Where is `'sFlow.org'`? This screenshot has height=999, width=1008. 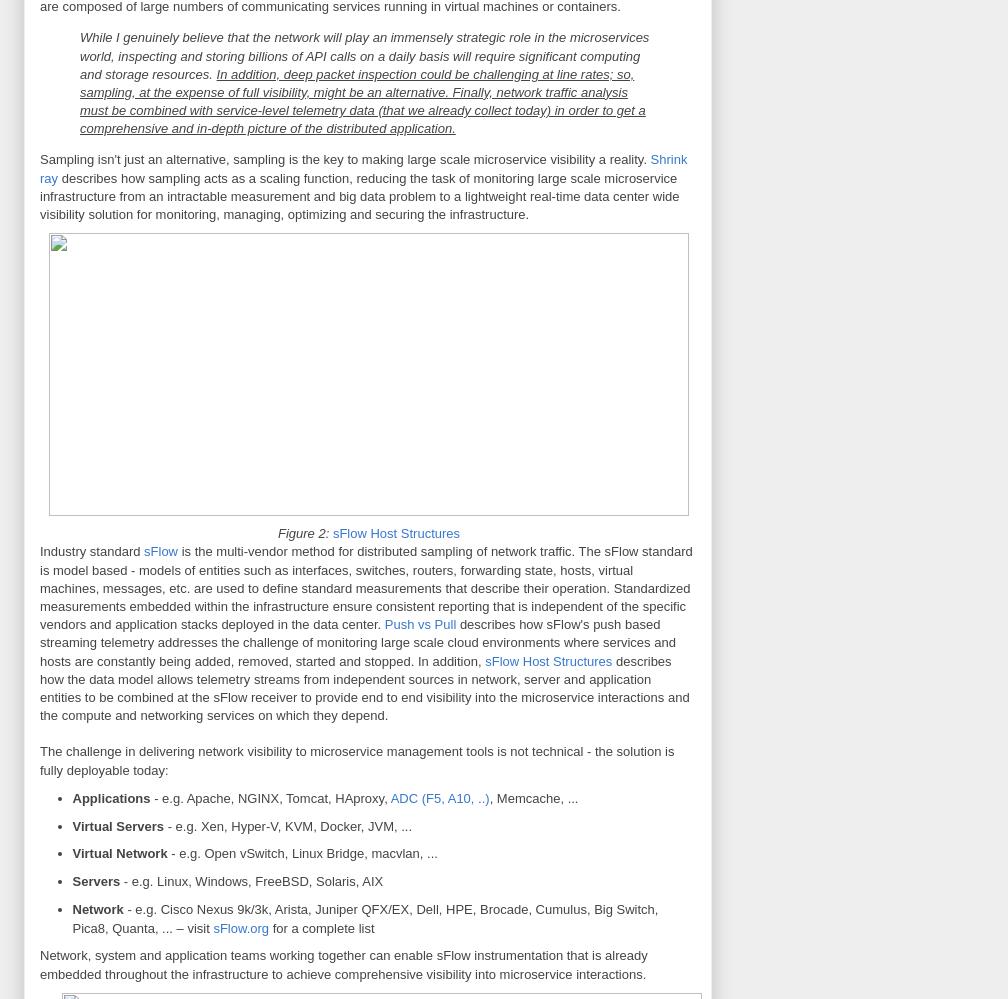 'sFlow.org' is located at coordinates (241, 927).